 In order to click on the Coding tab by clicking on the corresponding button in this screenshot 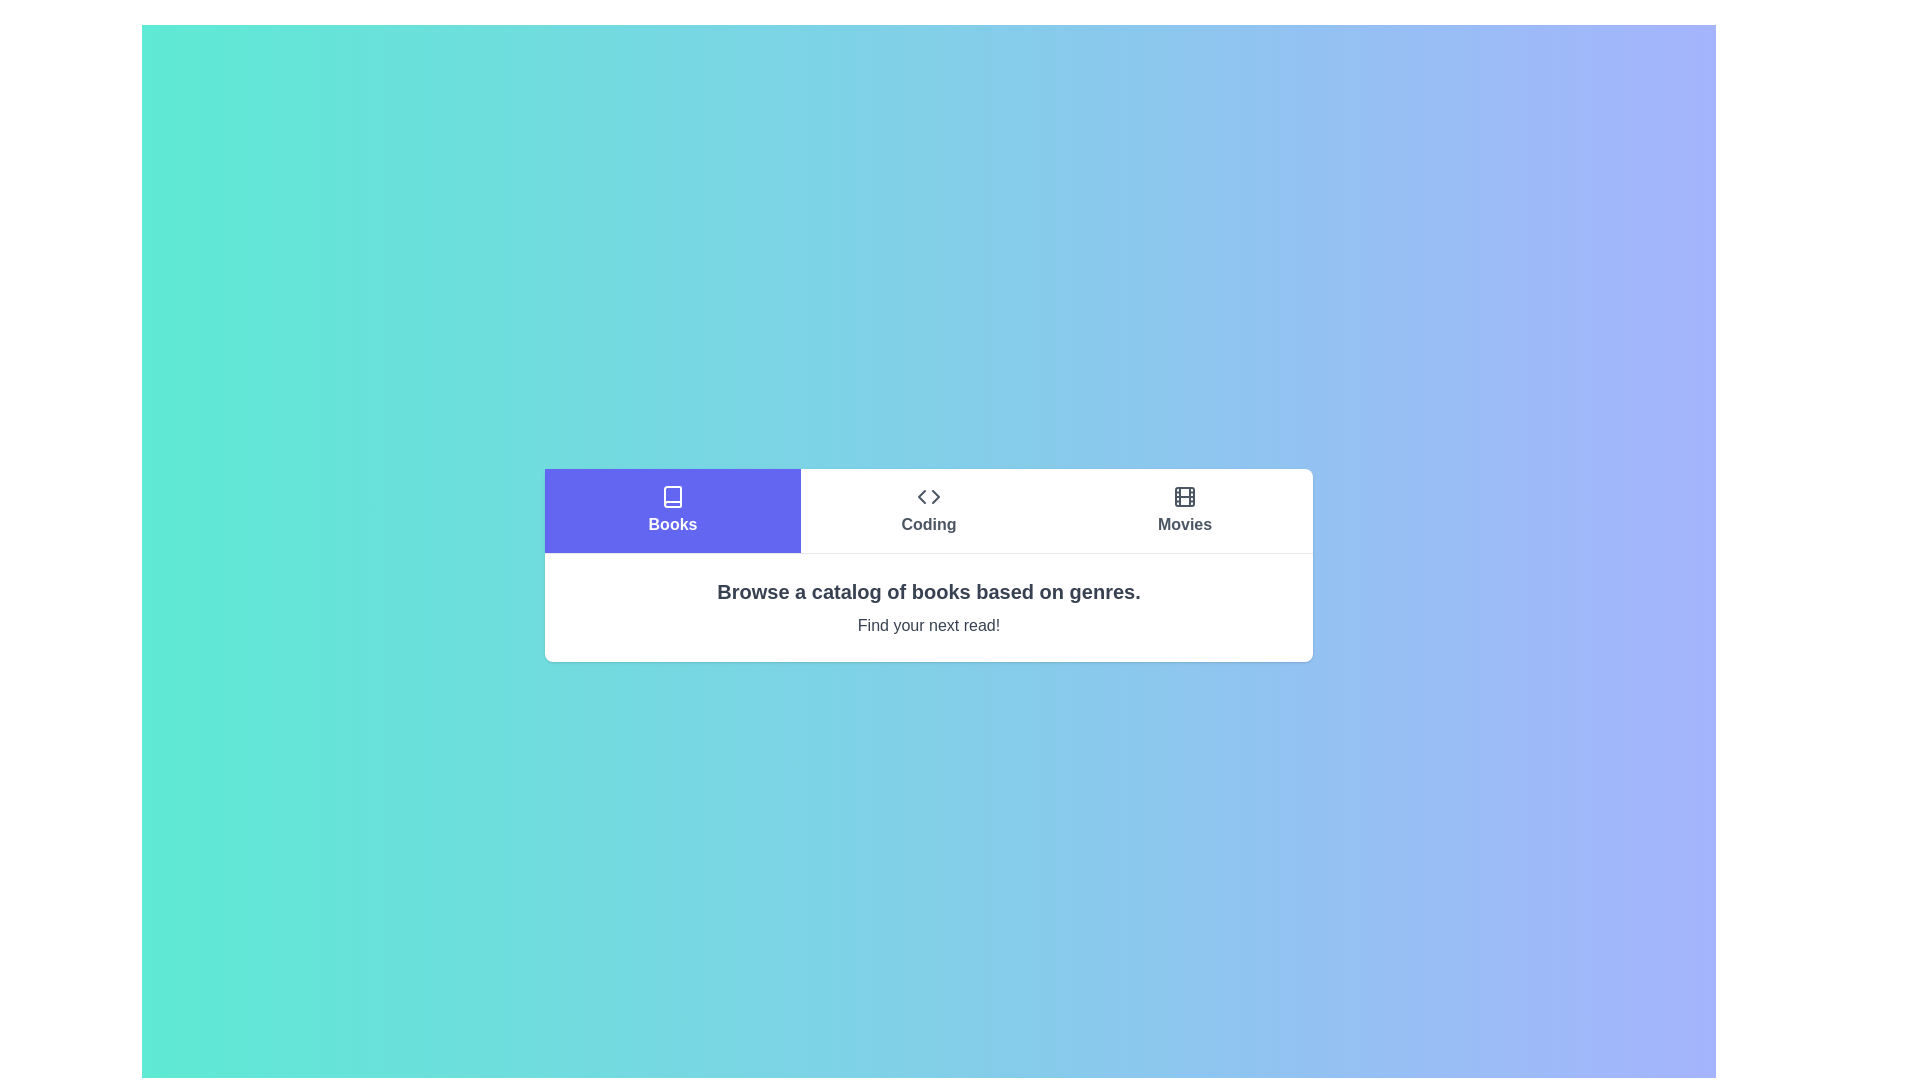, I will do `click(928, 509)`.